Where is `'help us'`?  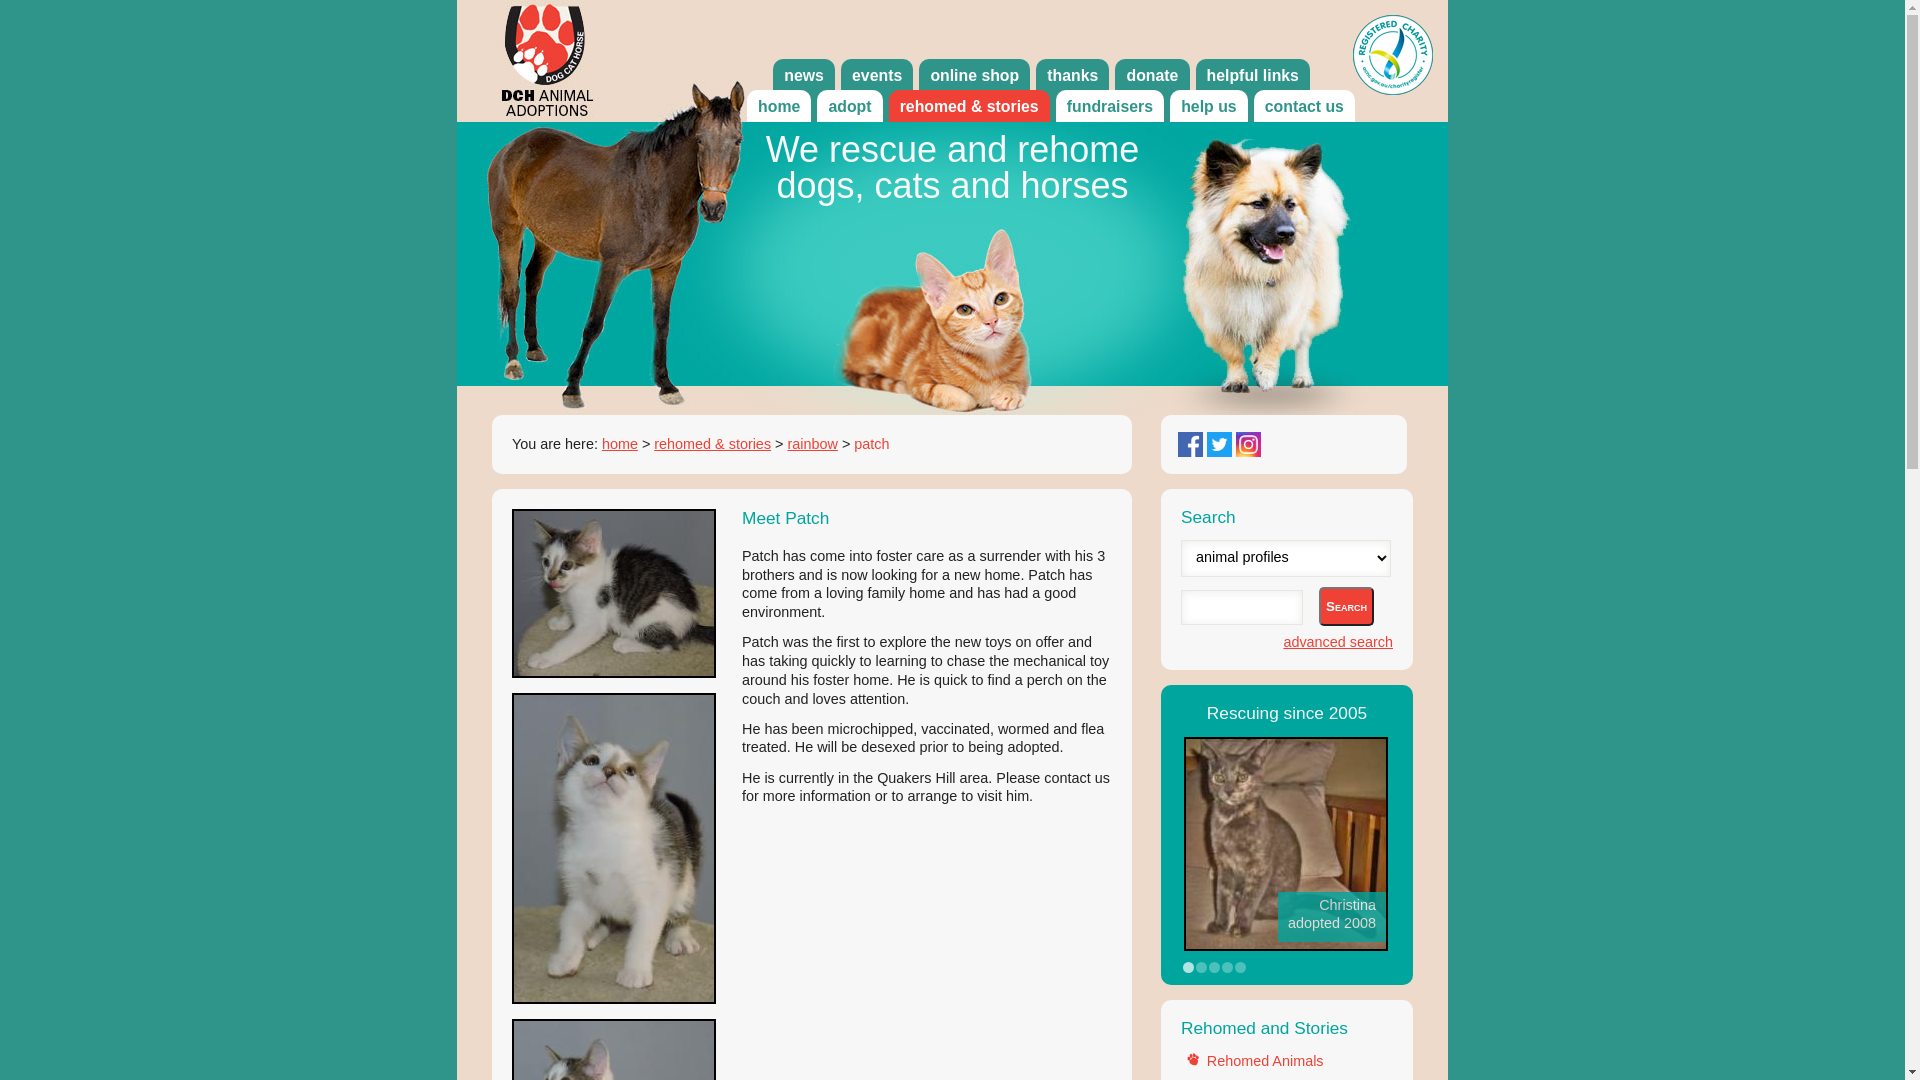 'help us' is located at coordinates (1208, 107).